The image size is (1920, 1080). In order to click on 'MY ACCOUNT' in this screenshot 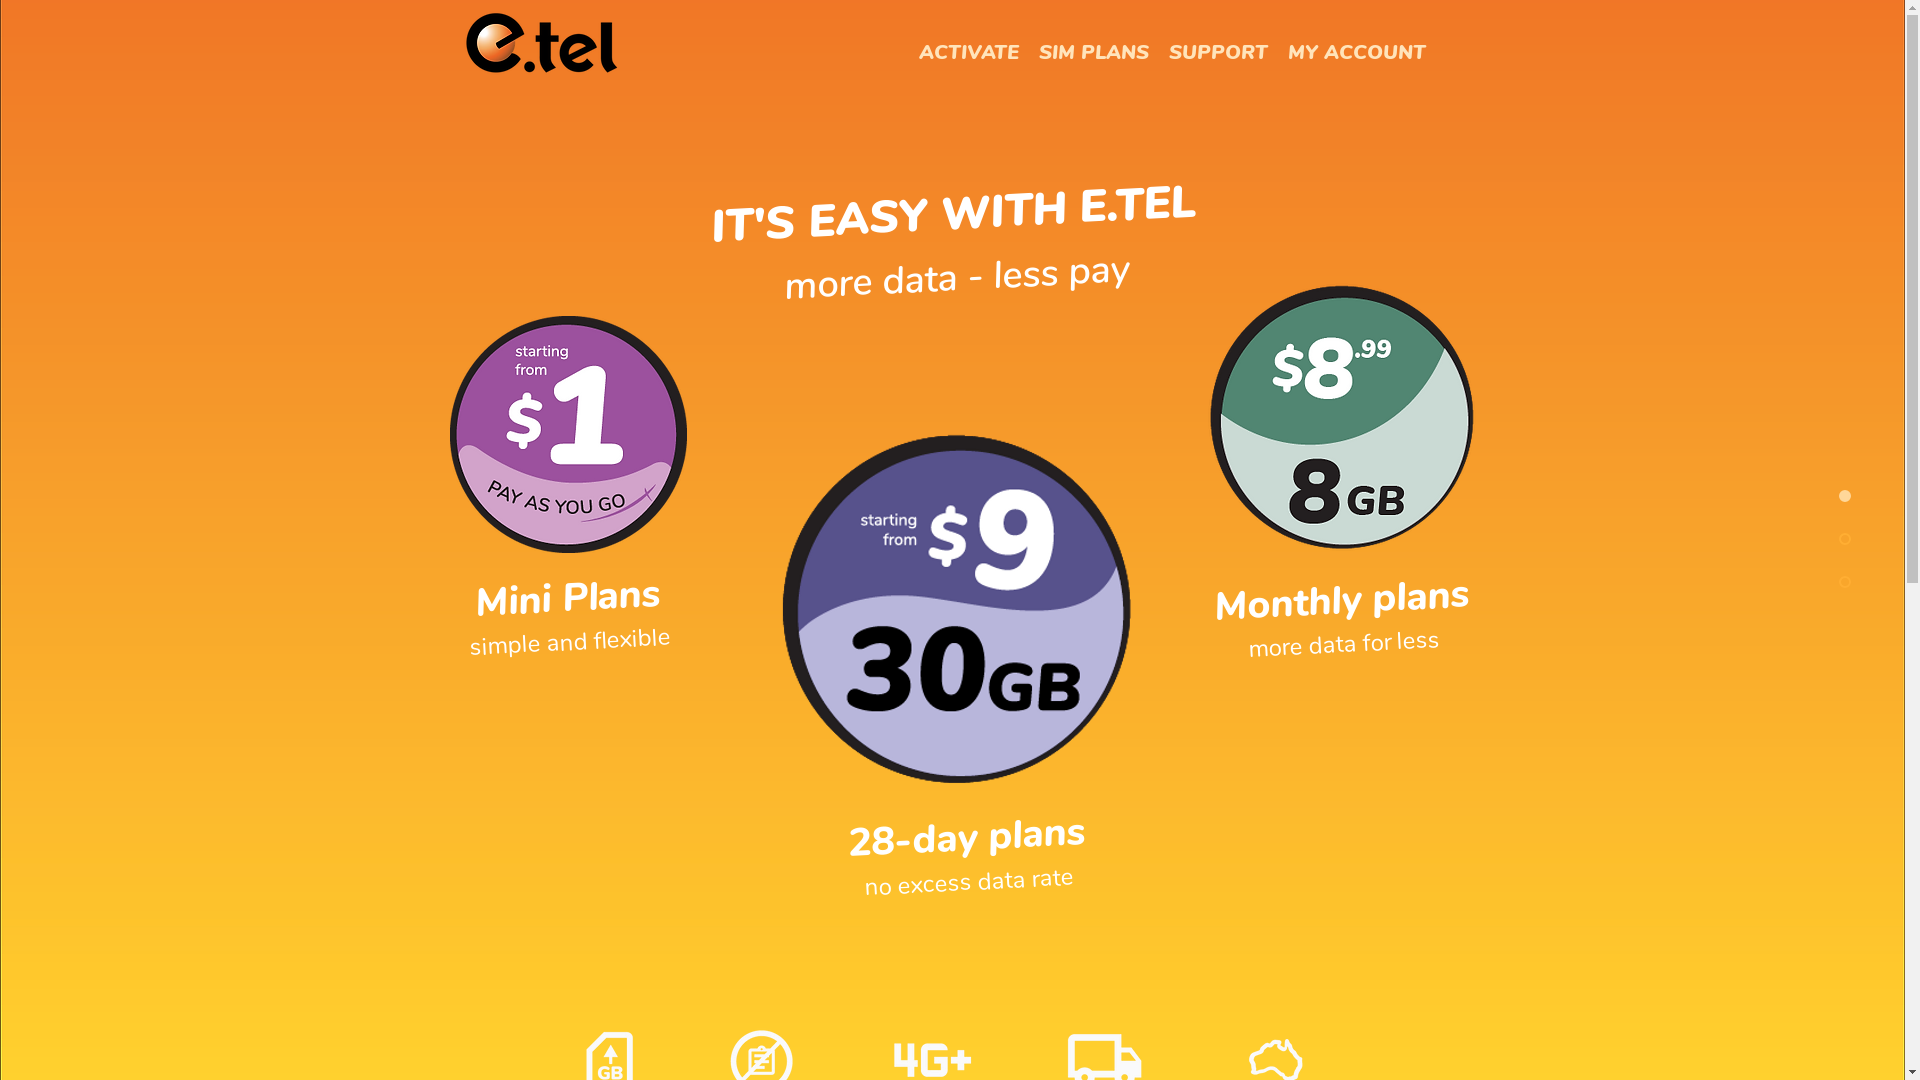, I will do `click(1357, 52)`.